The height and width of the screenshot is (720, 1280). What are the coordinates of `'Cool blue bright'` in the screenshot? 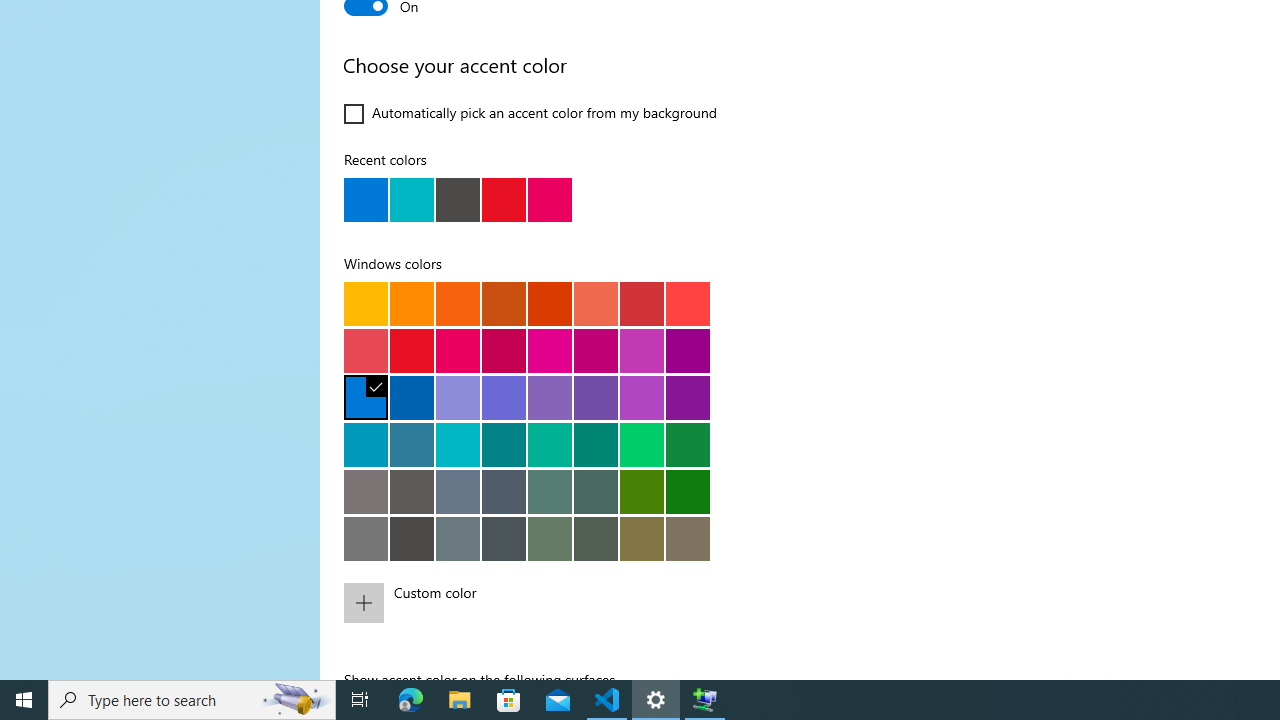 It's located at (366, 443).